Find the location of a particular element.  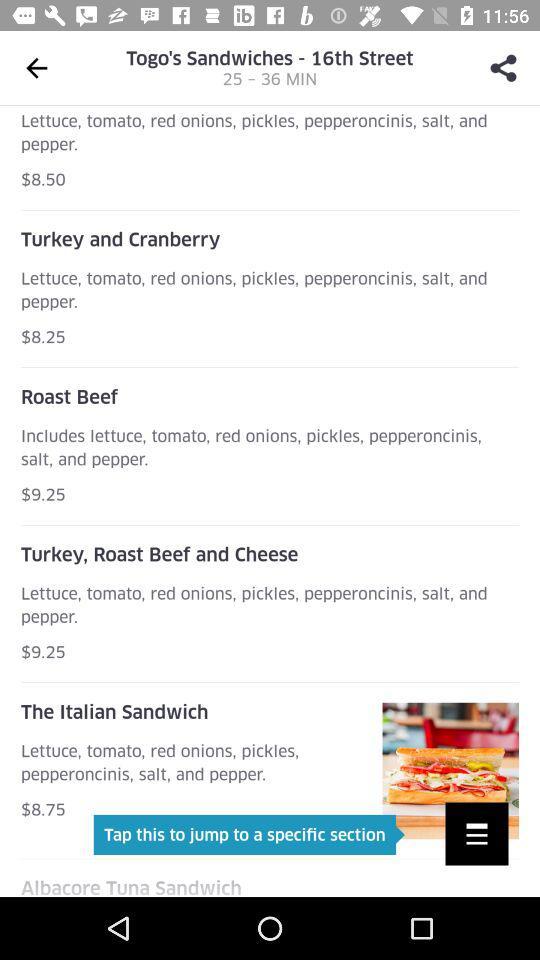

the share icon is located at coordinates (502, 68).